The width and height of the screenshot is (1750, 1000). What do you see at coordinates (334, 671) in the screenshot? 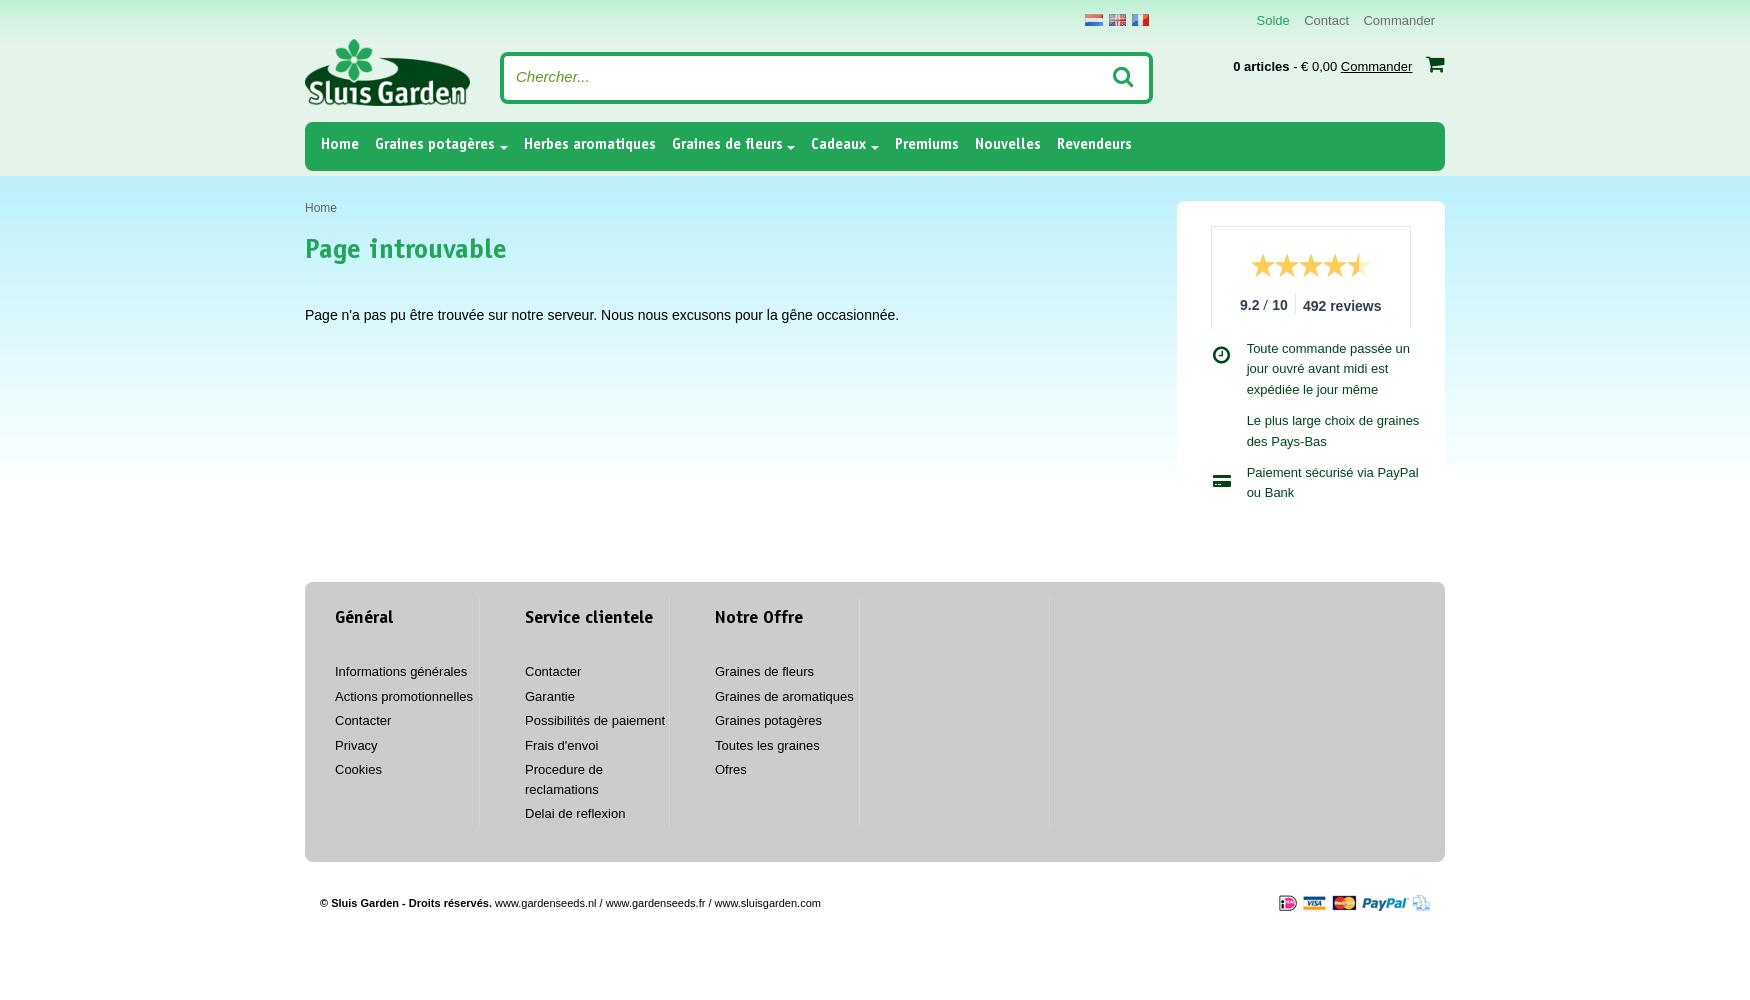
I see `'Informations générales'` at bounding box center [334, 671].